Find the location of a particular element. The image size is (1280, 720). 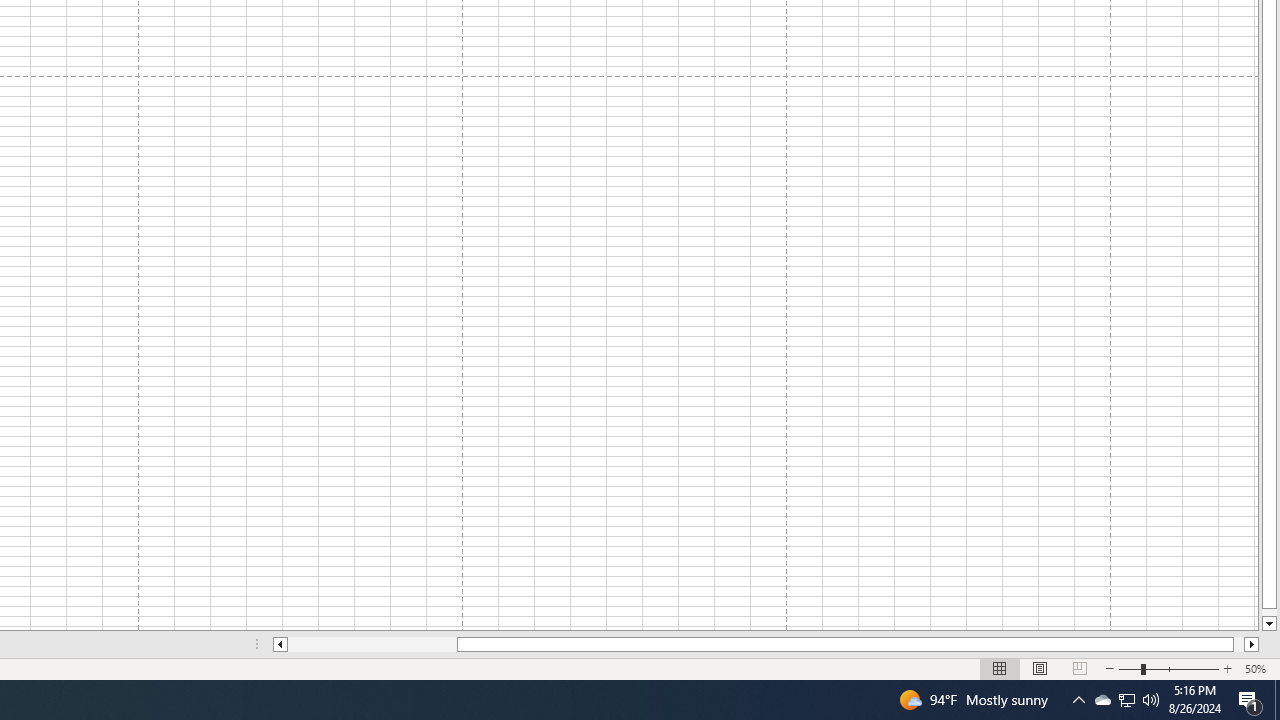

'Zoom' is located at coordinates (1168, 669).